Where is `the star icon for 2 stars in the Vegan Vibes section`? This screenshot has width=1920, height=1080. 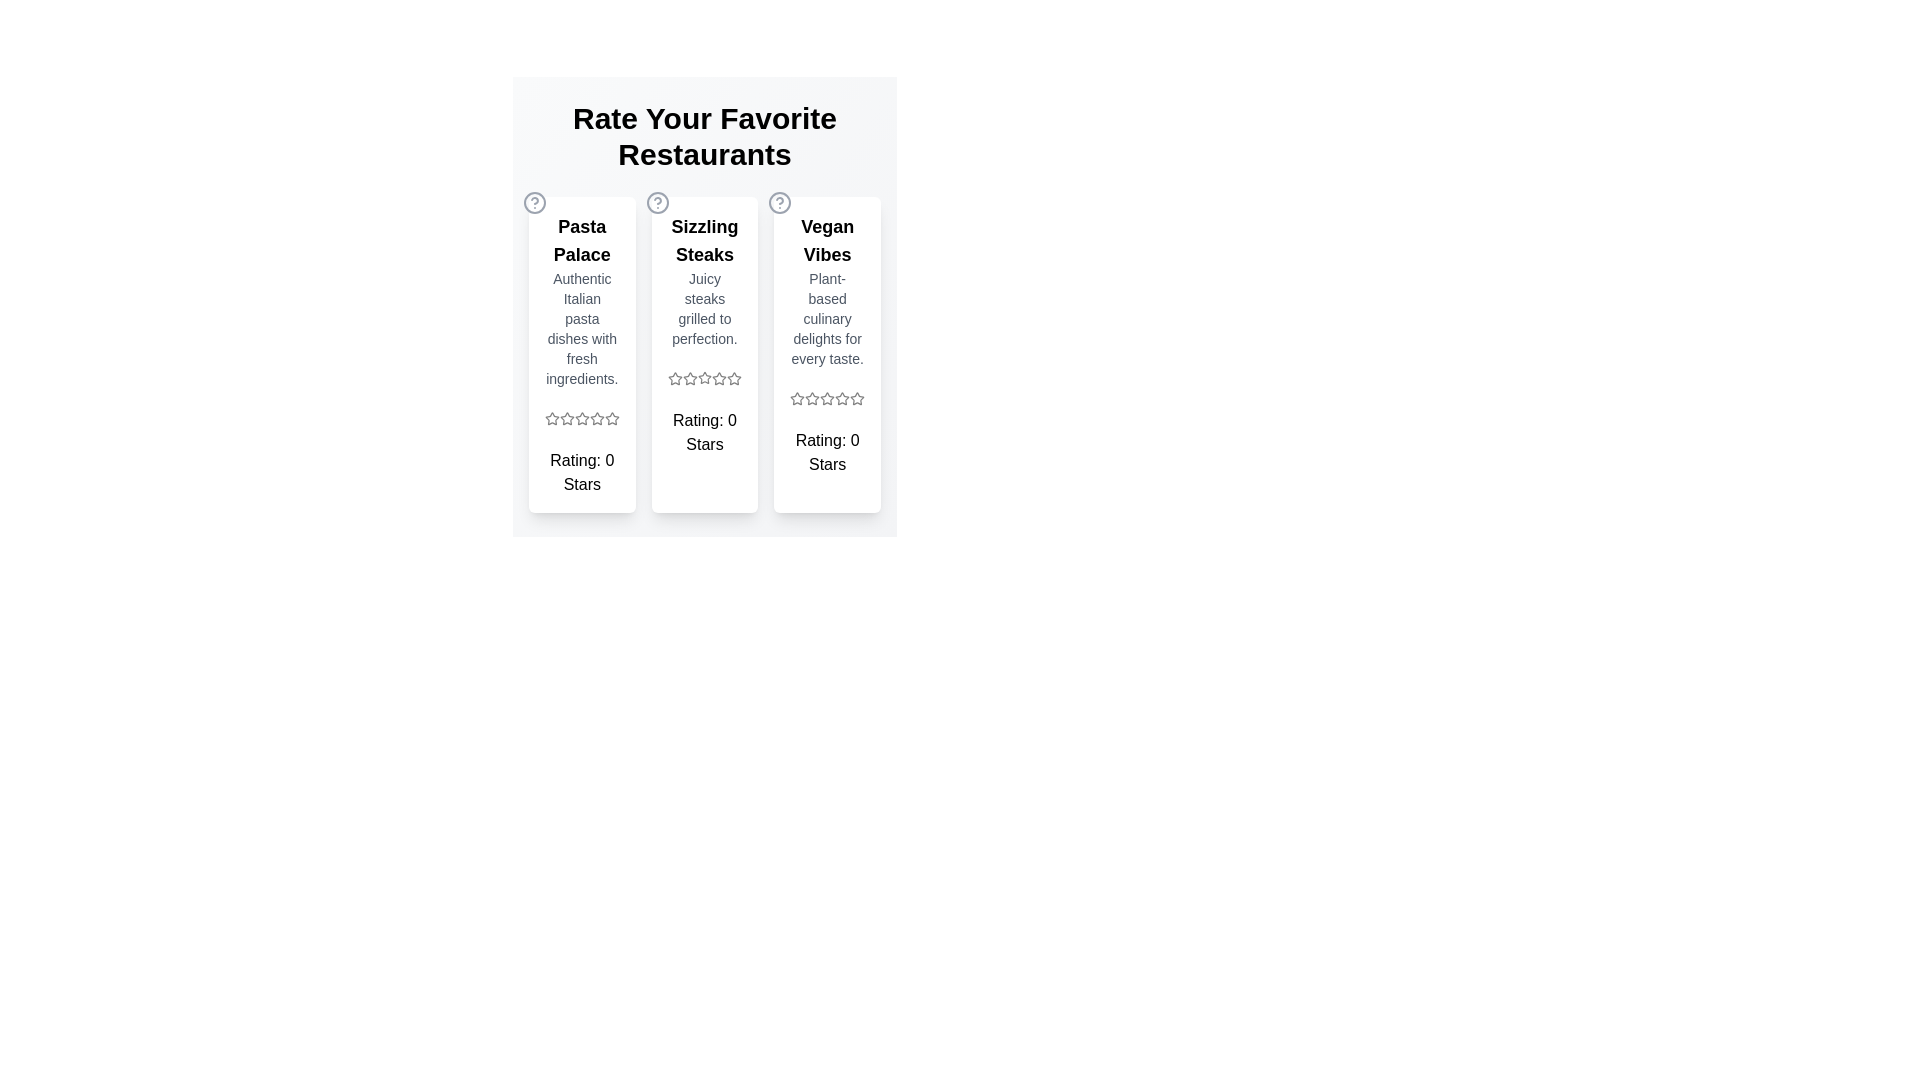
the star icon for 2 stars in the Vegan Vibes section is located at coordinates (812, 398).